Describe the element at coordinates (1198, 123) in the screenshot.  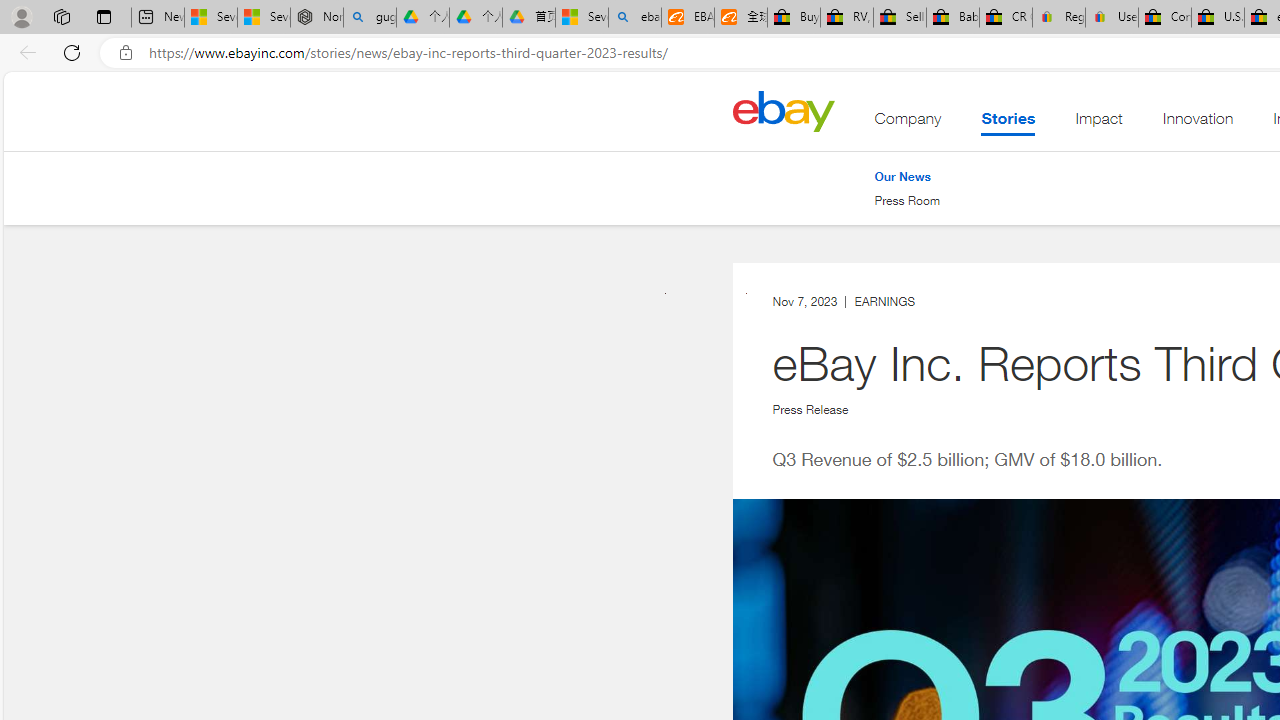
I see `'Innovation'` at that location.